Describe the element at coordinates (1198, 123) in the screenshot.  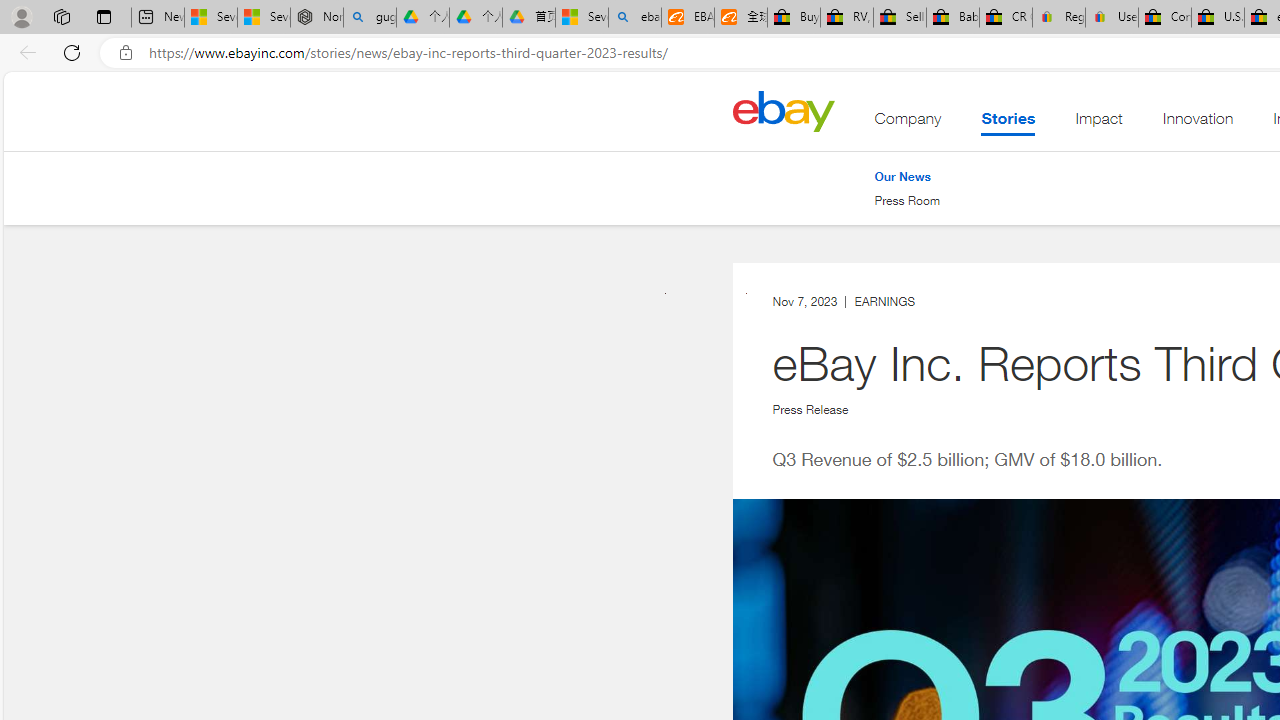
I see `'Innovation'` at that location.